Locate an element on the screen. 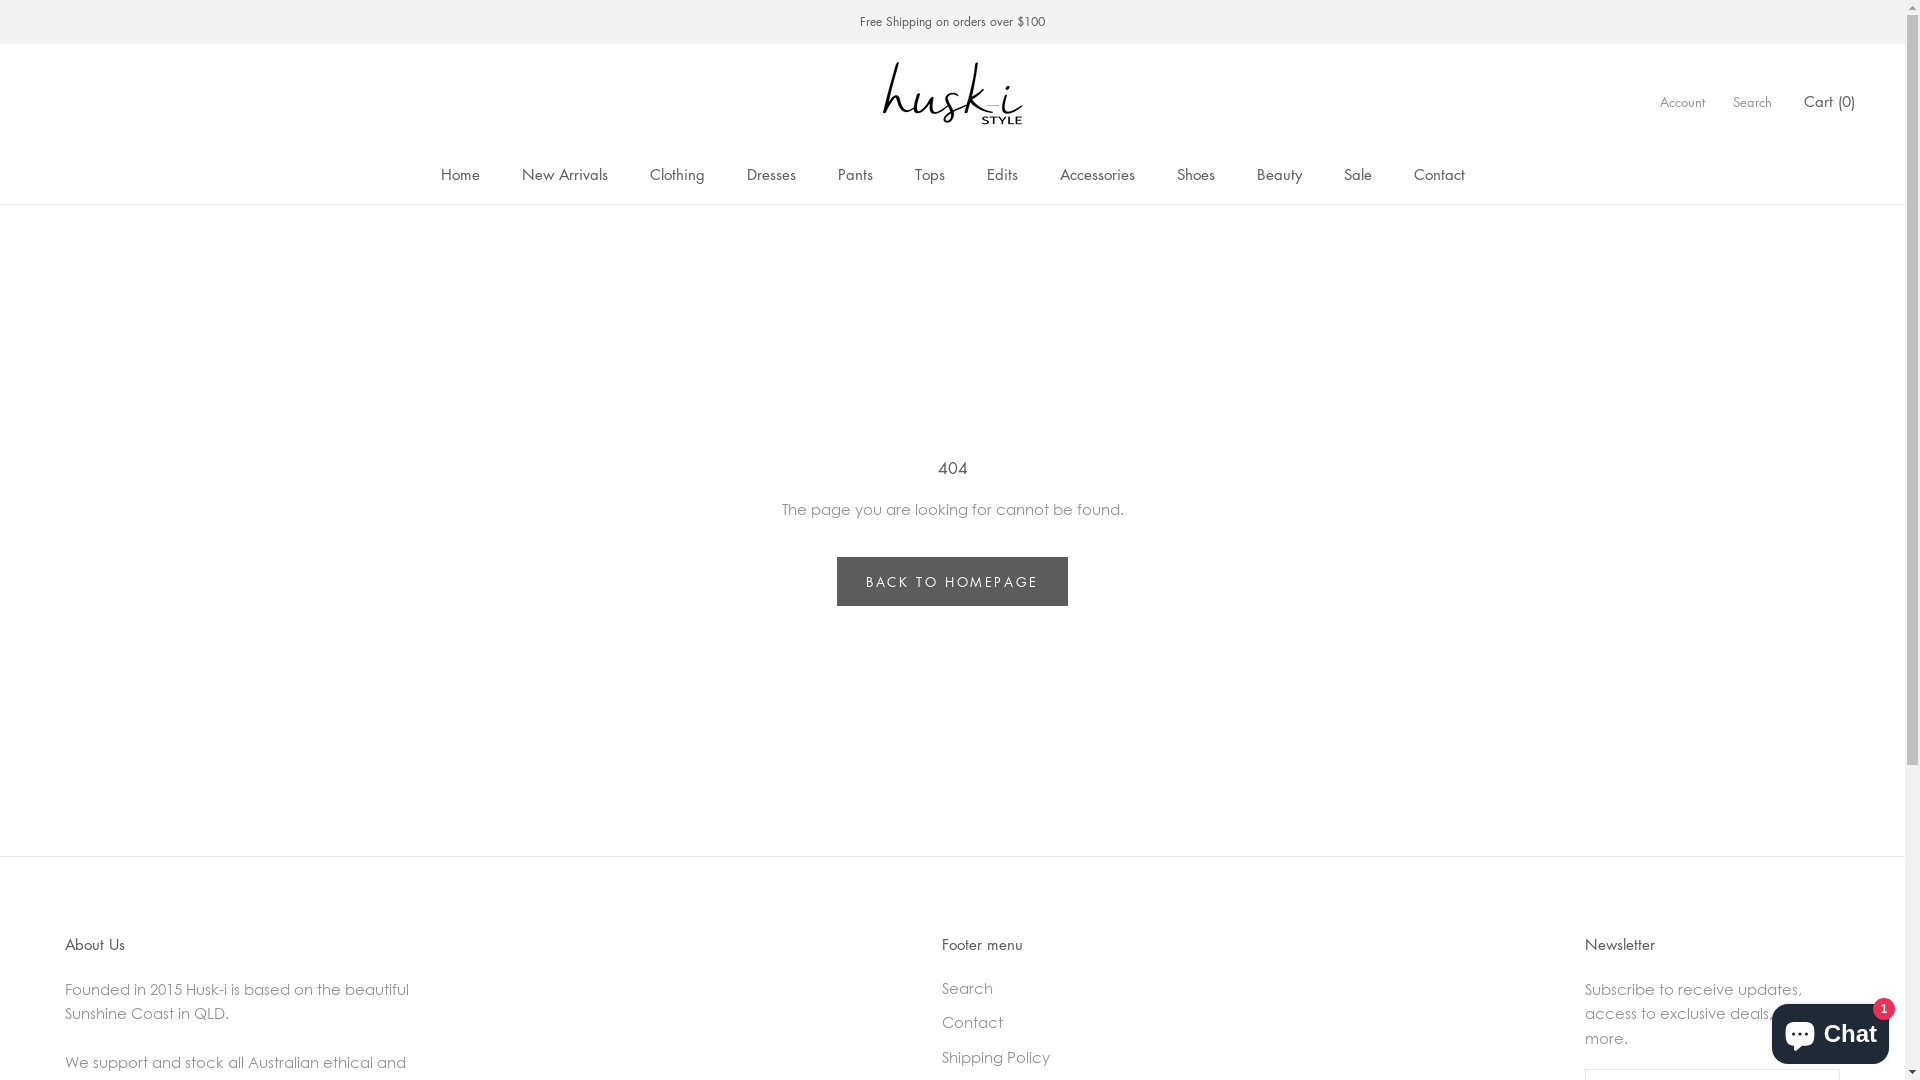 The image size is (1920, 1080). 'Shoes' is located at coordinates (1176, 172).